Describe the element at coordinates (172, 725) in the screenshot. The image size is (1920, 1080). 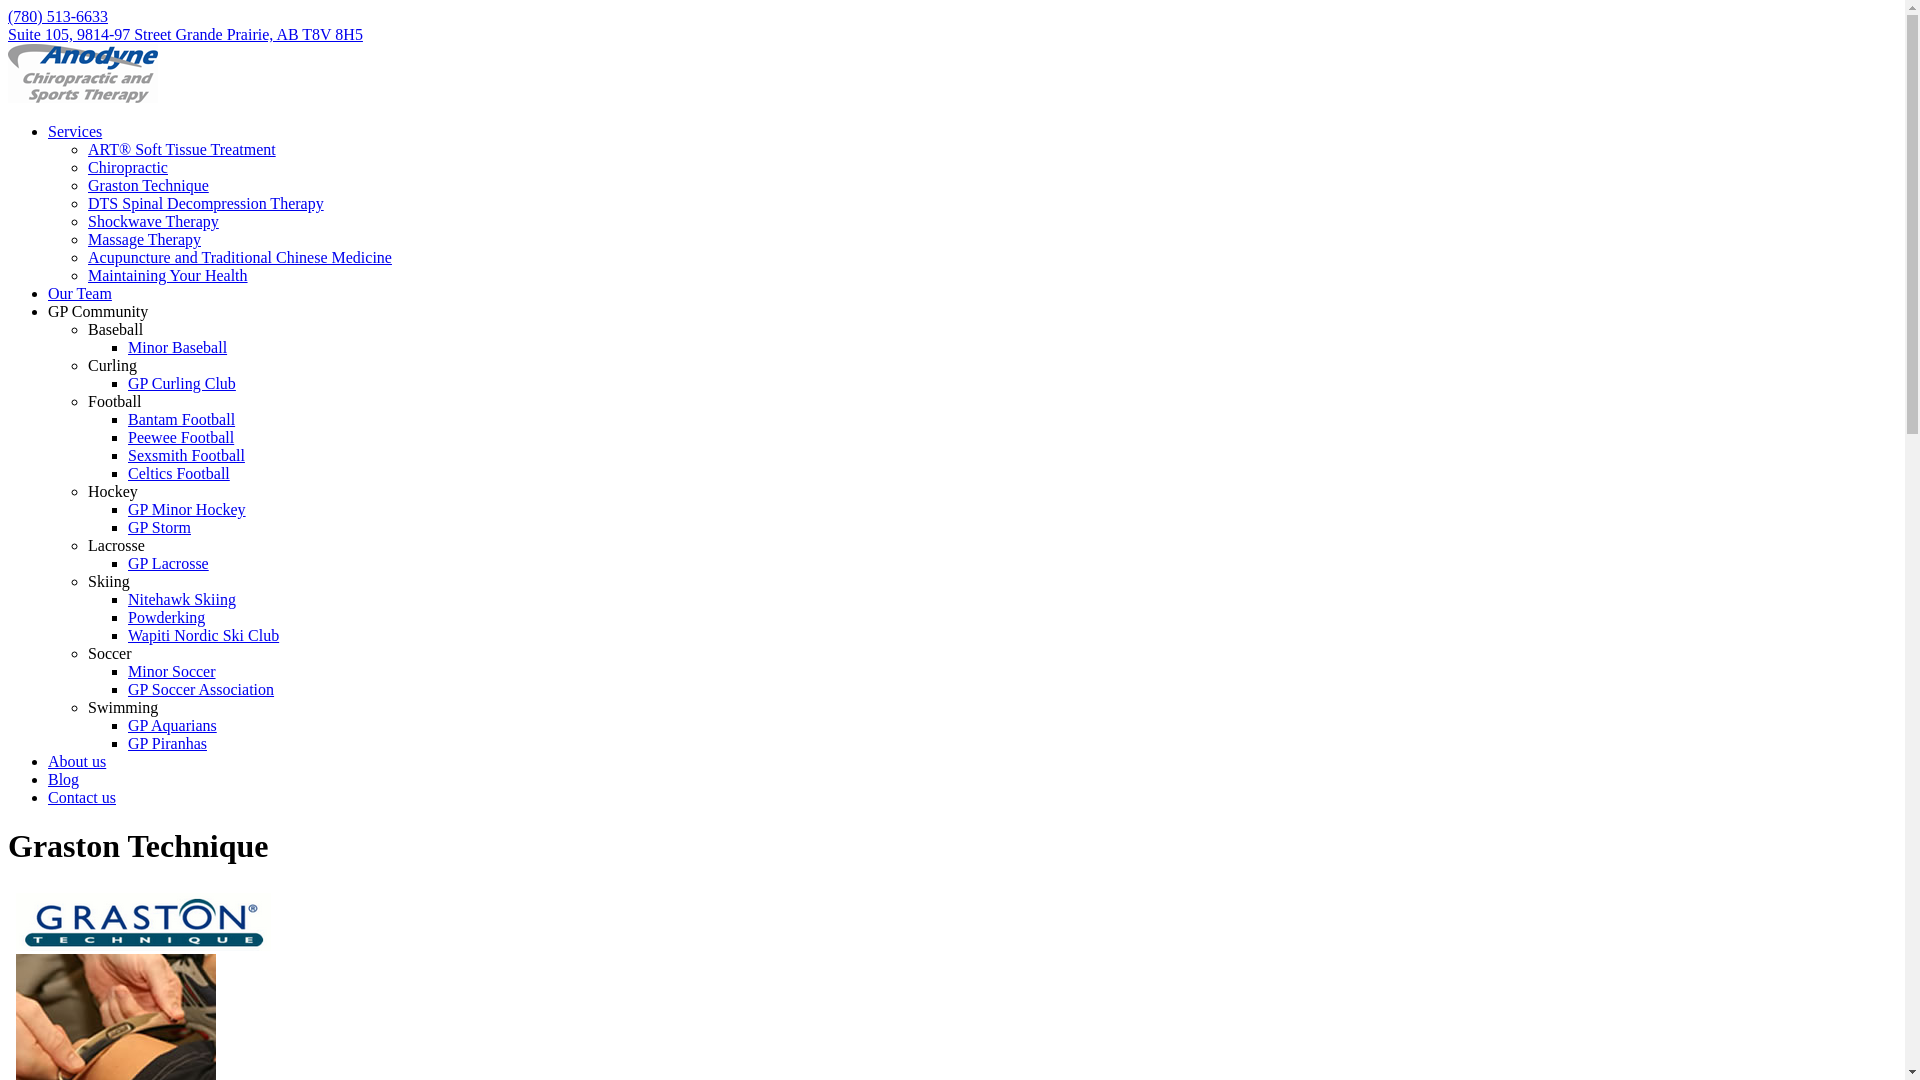
I see `'GP Aquarians'` at that location.